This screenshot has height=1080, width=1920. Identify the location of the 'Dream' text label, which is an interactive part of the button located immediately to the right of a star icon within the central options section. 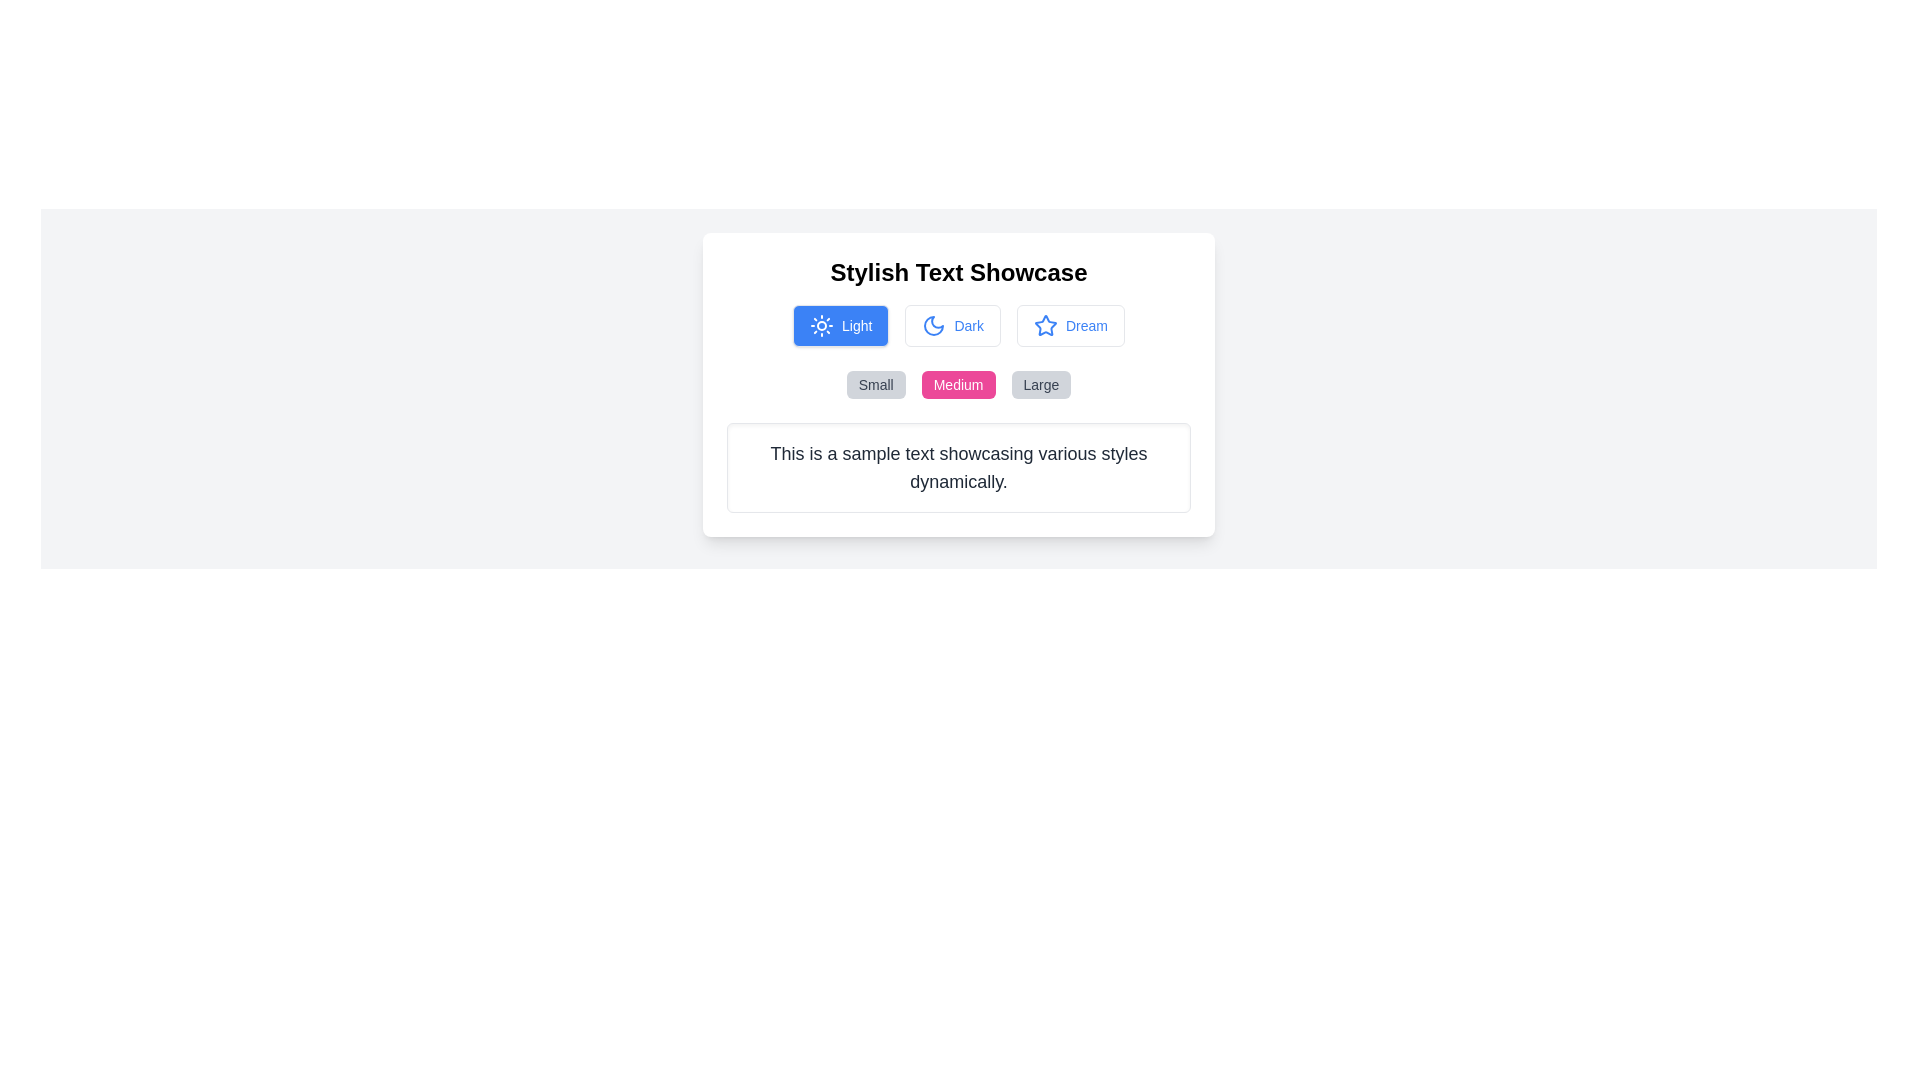
(1085, 325).